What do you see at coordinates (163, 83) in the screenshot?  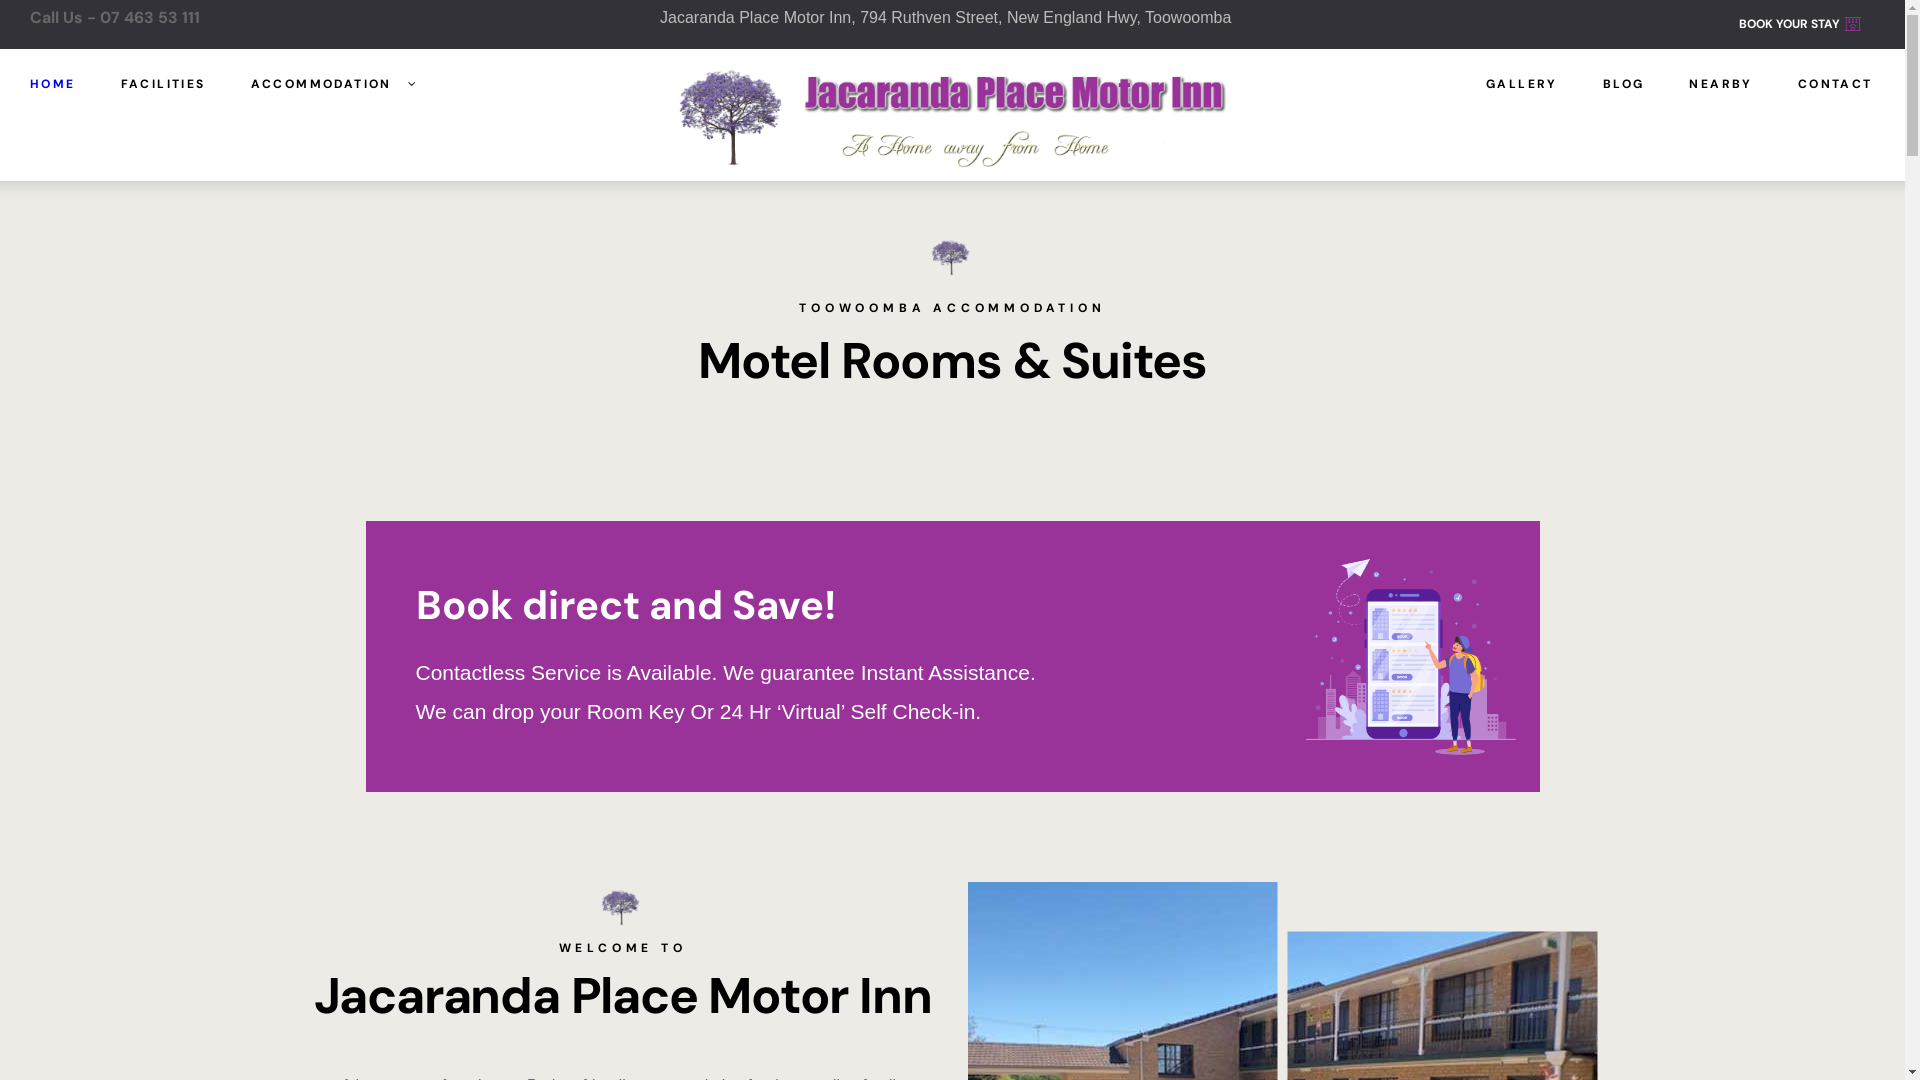 I see `'FACILITIES'` at bounding box center [163, 83].